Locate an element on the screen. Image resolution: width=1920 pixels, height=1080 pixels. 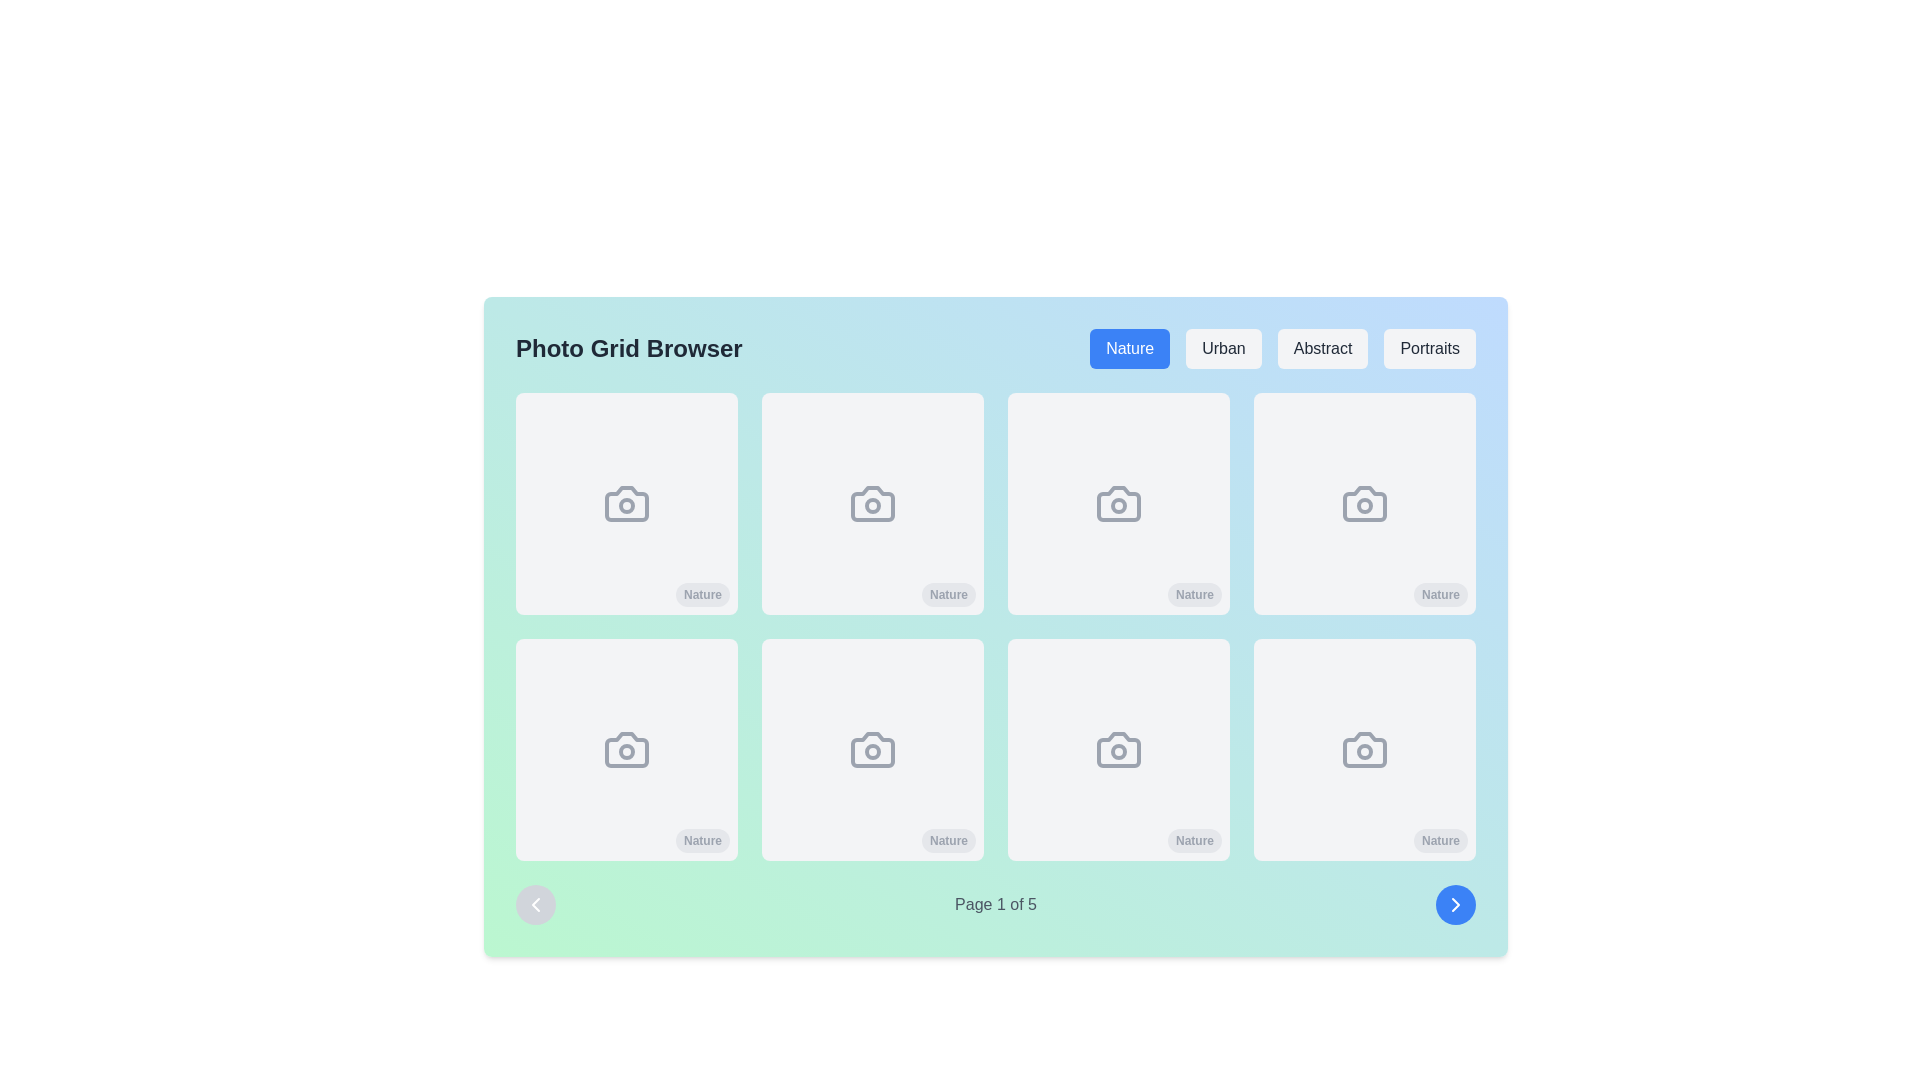
the SVG-based circular icon that indicates an active or selected state within the camera icon, located in the second item of the top row in a 4x2 grid layout is located at coordinates (873, 504).